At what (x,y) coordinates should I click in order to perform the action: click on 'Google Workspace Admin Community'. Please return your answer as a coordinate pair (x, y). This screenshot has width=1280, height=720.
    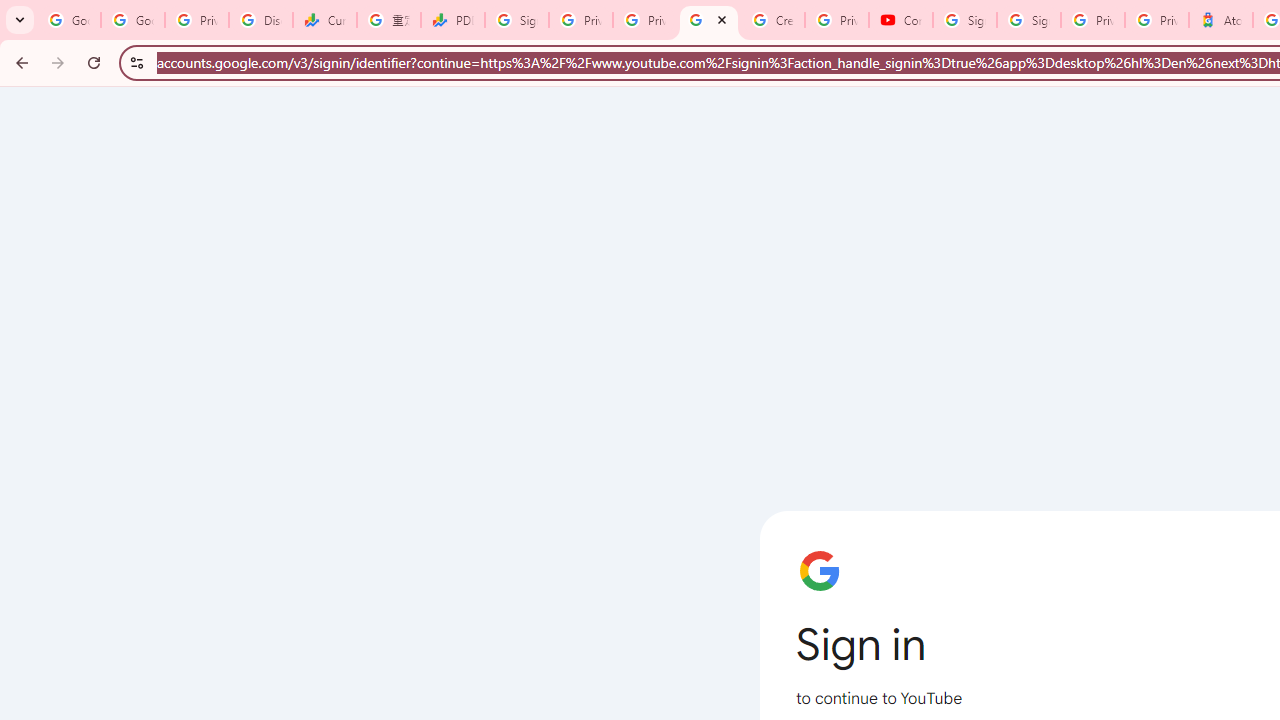
    Looking at the image, I should click on (69, 20).